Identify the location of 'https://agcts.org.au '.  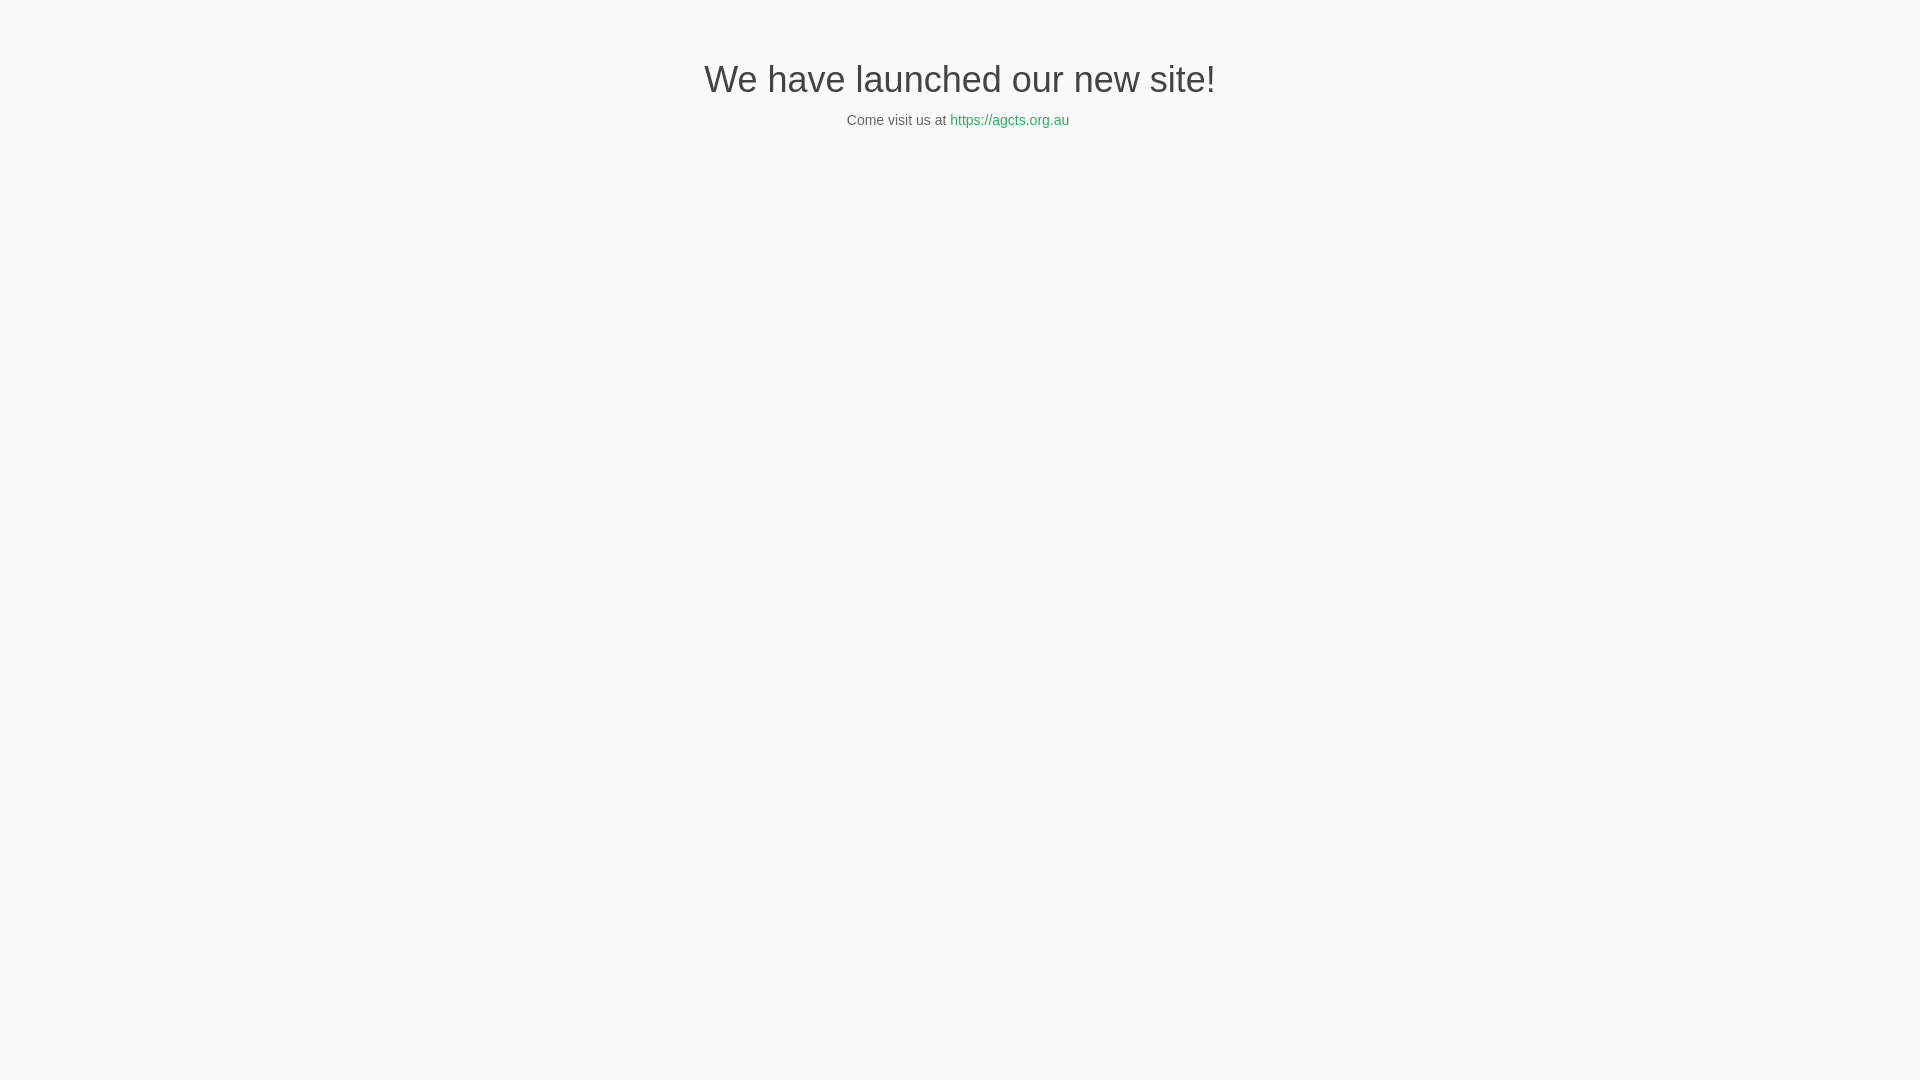
(949, 119).